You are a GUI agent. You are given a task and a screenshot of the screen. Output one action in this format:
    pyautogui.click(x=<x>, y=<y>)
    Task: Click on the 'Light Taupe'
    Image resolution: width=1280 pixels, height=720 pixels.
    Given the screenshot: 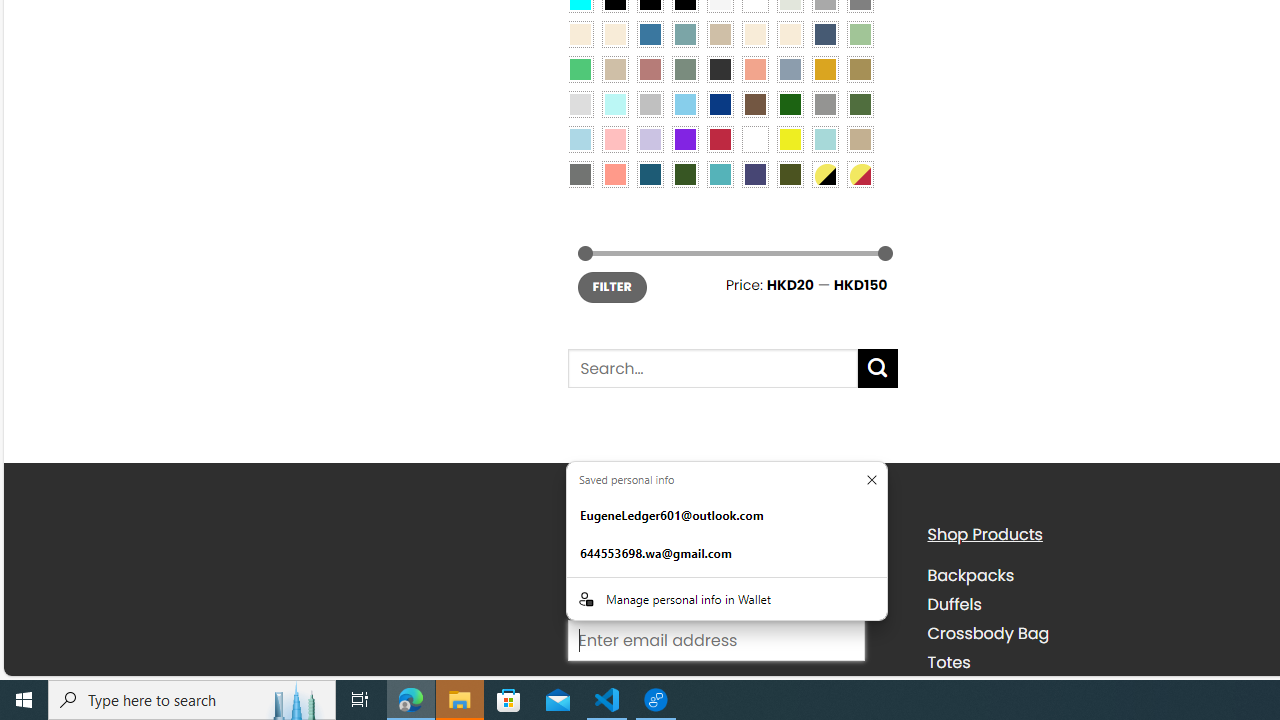 What is the action you would take?
    pyautogui.click(x=614, y=68)
    